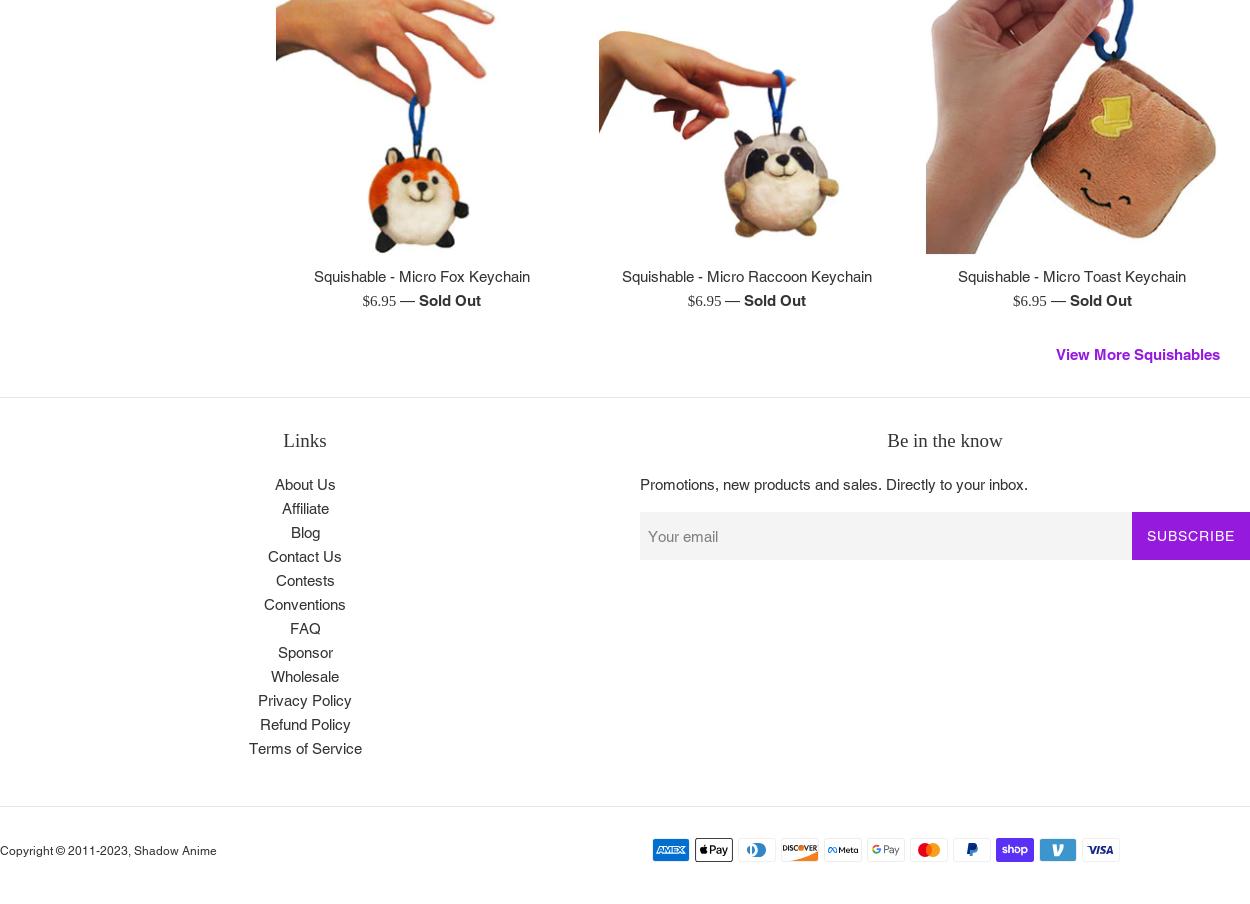 The image size is (1250, 904). What do you see at coordinates (833, 483) in the screenshot?
I see `'Promotions, new products and sales. Directly to your inbox.'` at bounding box center [833, 483].